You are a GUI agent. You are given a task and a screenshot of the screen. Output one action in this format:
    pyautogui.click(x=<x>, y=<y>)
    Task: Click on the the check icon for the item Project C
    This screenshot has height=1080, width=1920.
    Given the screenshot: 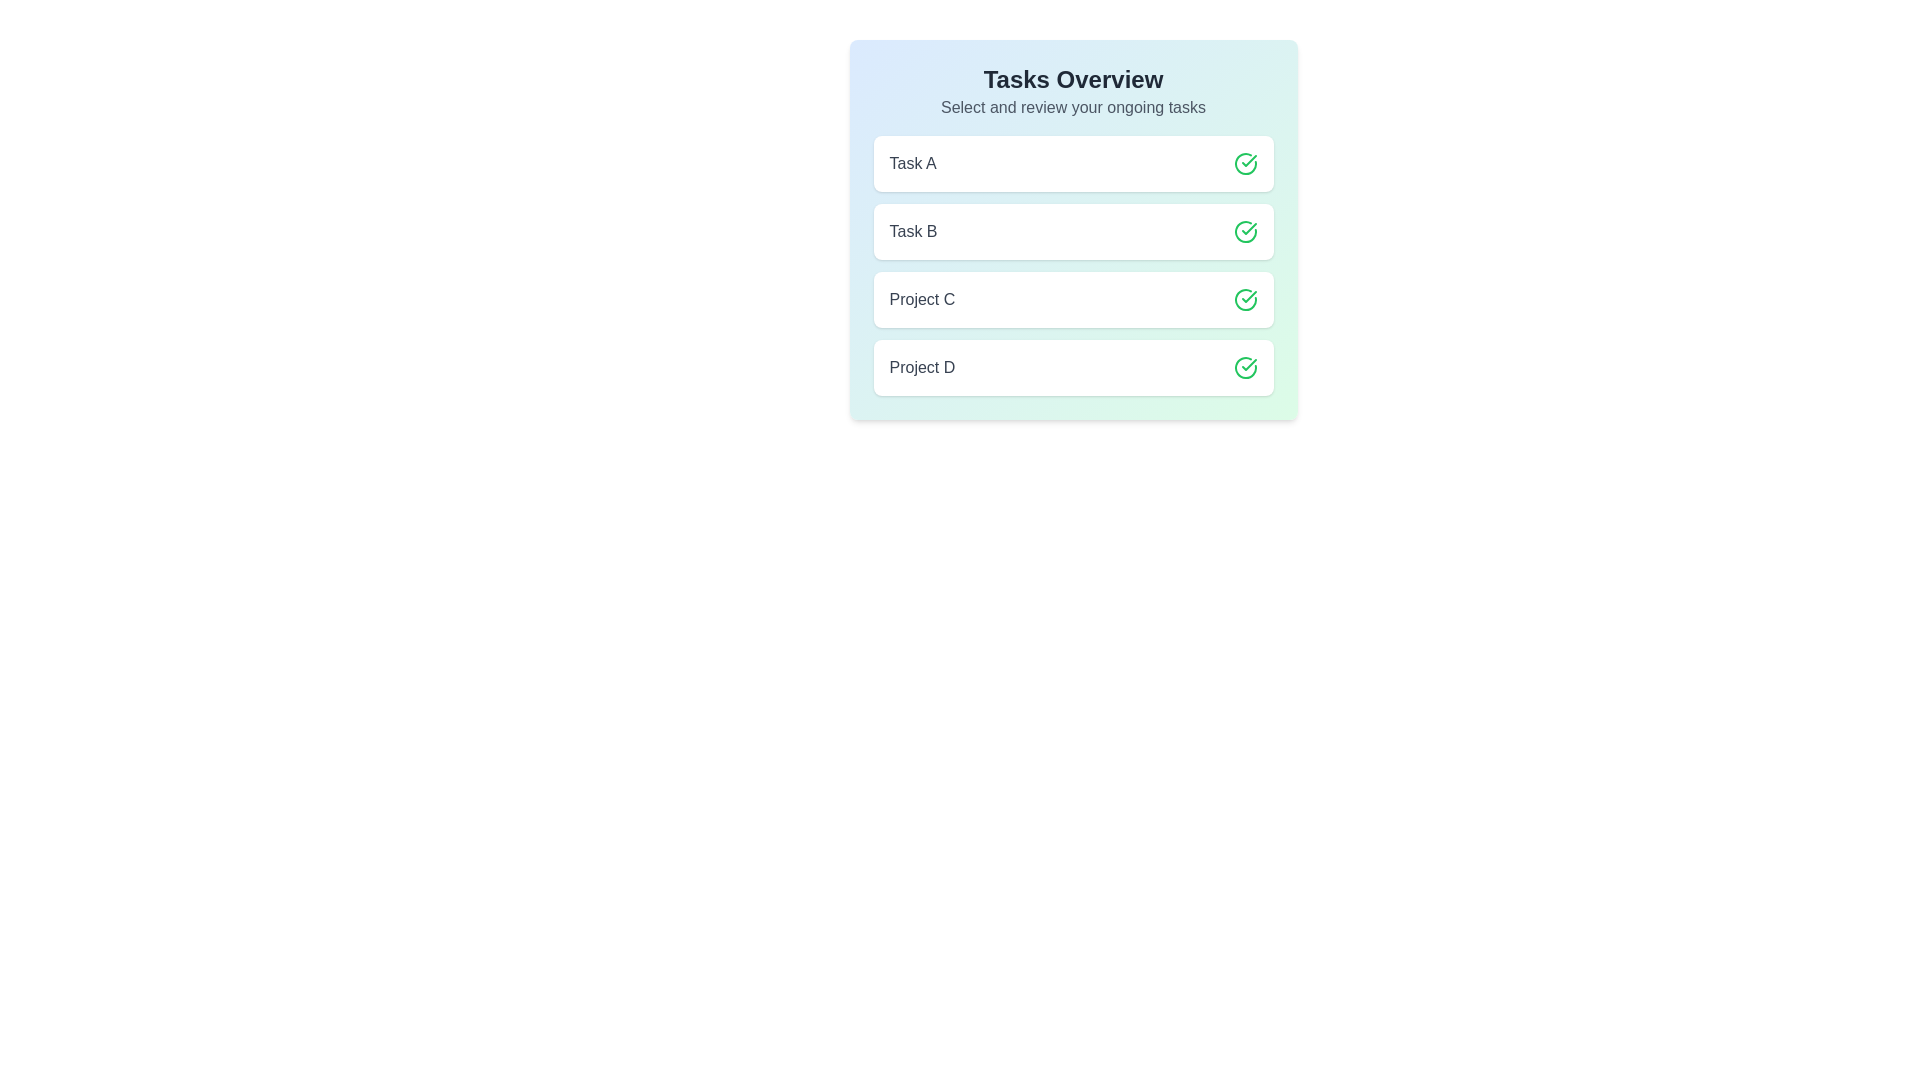 What is the action you would take?
    pyautogui.click(x=1244, y=300)
    